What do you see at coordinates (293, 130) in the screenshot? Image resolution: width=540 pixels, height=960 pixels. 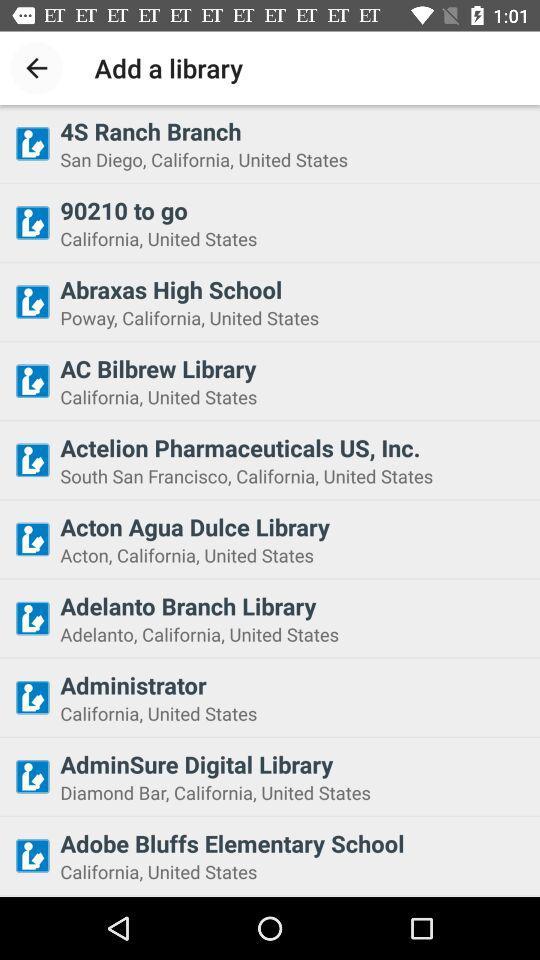 I see `the 4s ranch branch icon` at bounding box center [293, 130].